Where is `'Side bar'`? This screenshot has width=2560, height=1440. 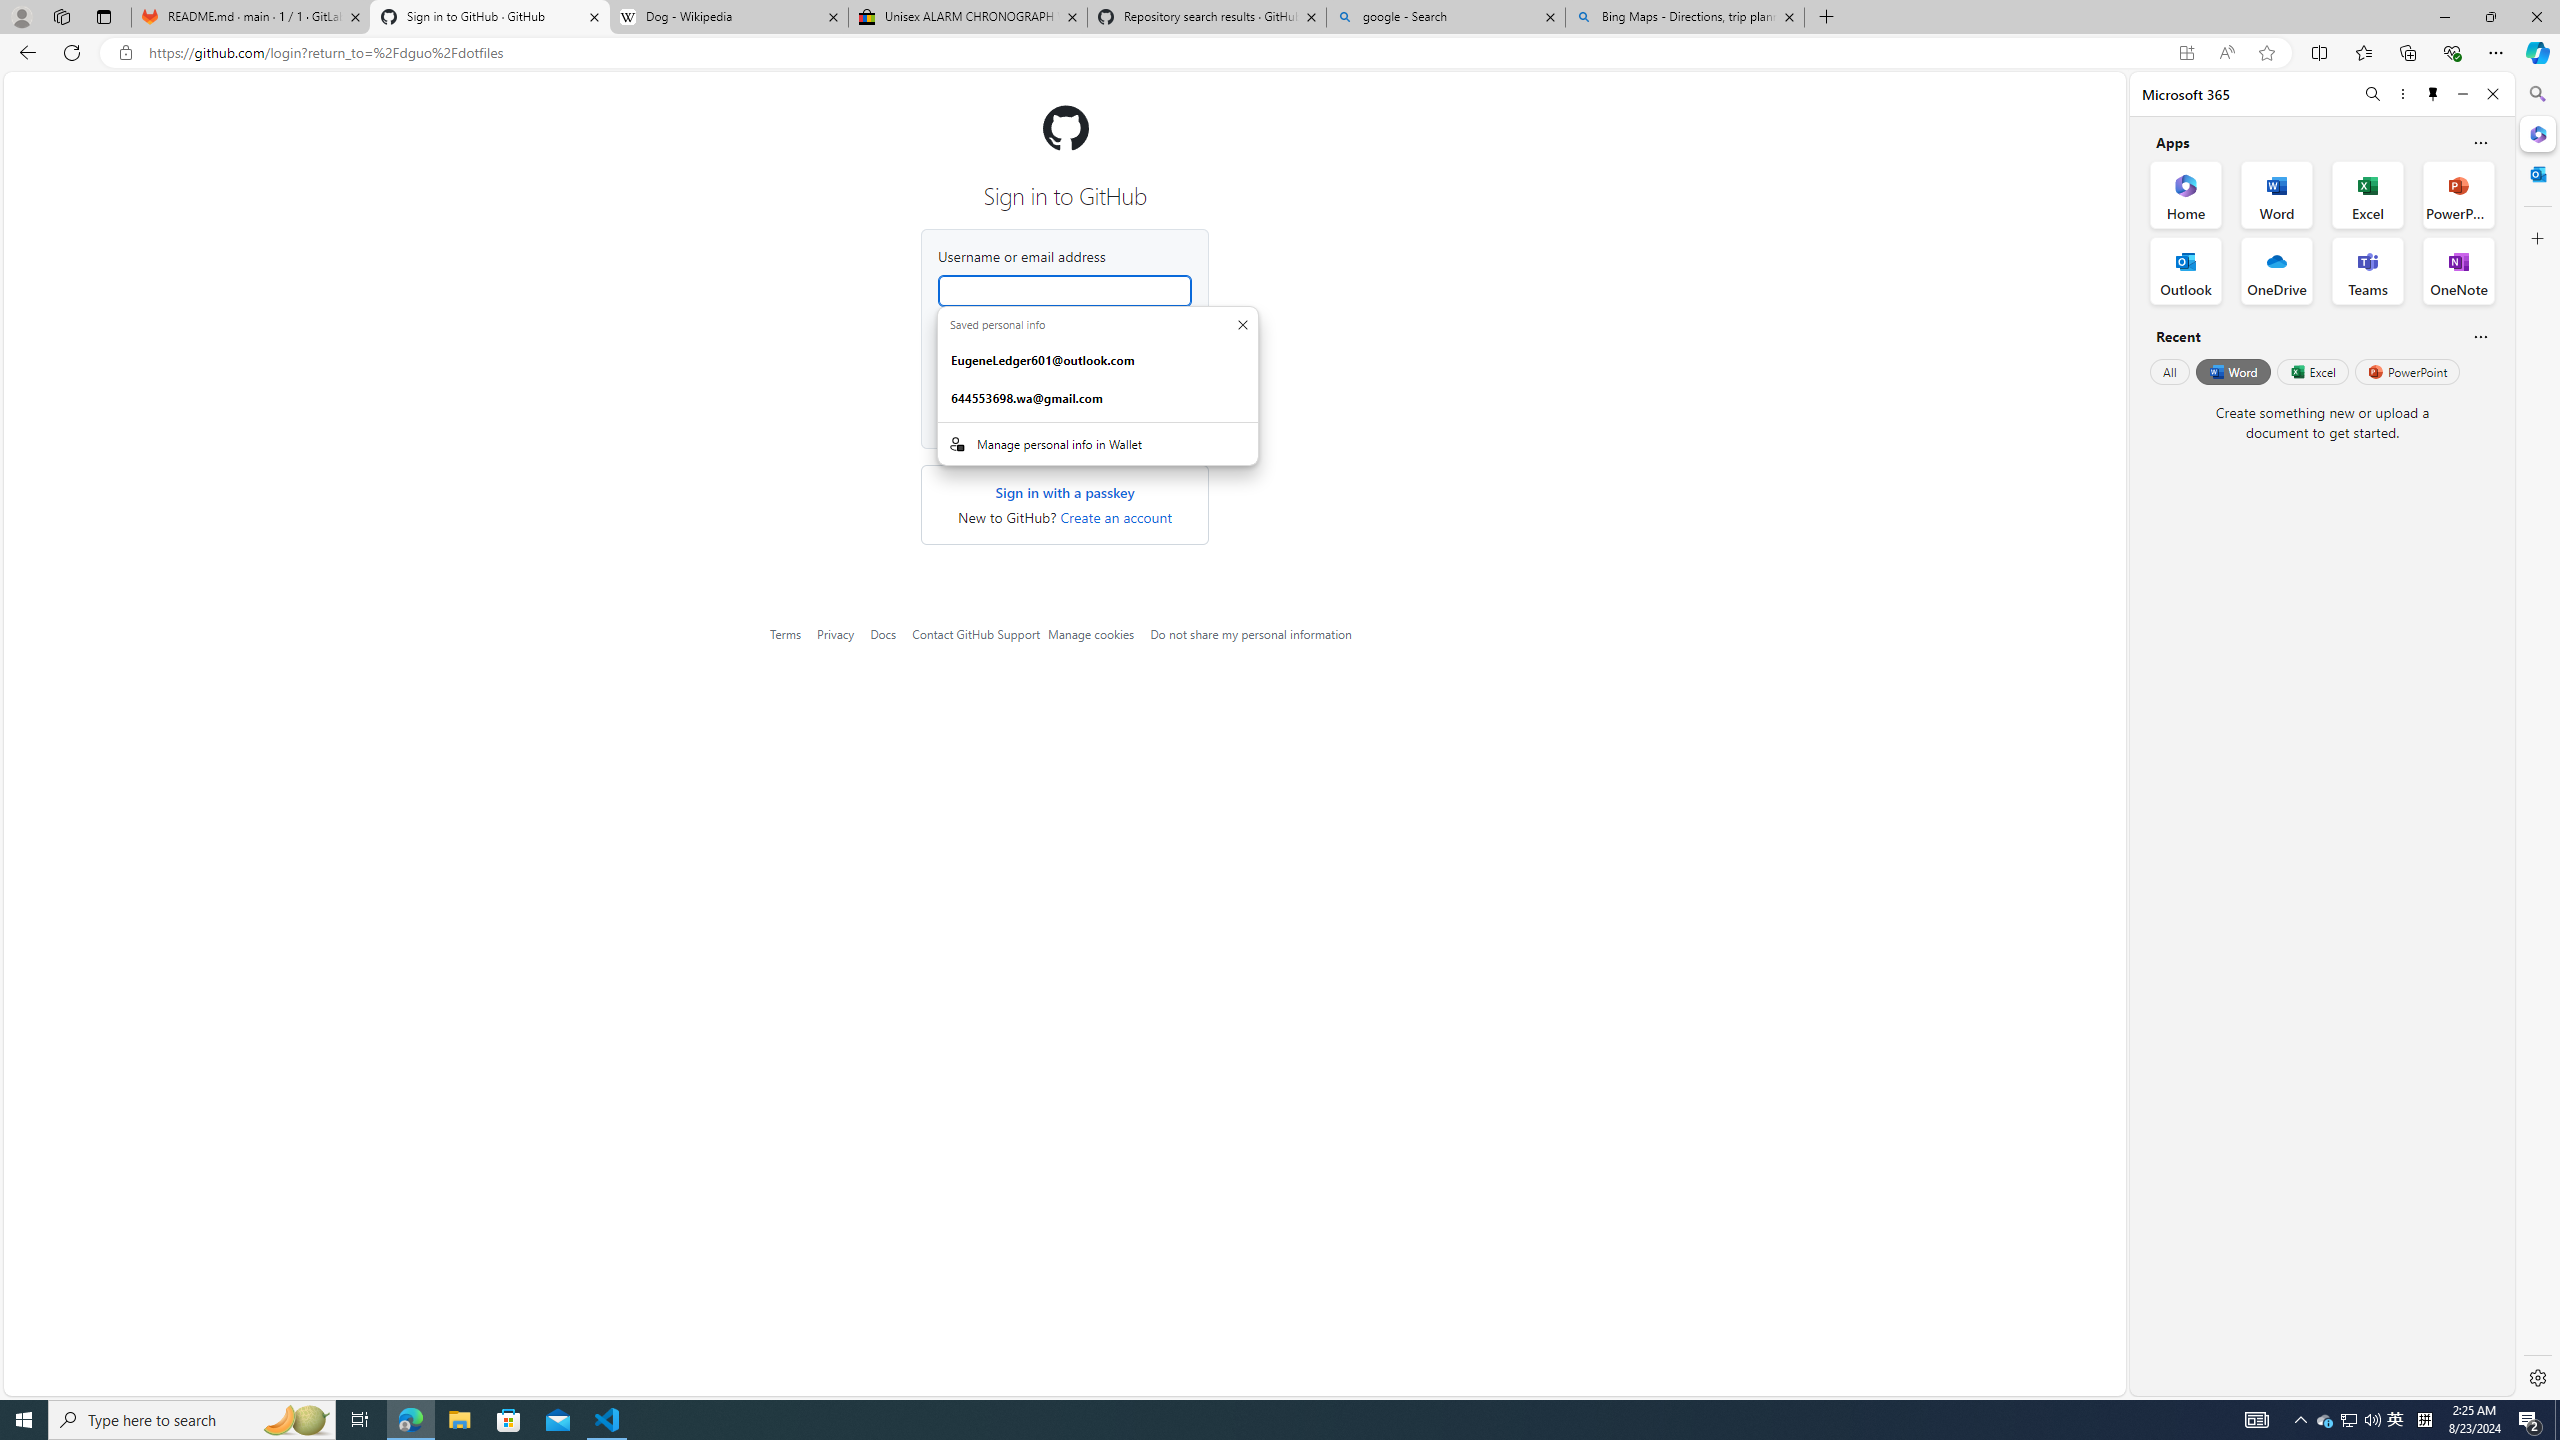
'Side bar' is located at coordinates (2537, 735).